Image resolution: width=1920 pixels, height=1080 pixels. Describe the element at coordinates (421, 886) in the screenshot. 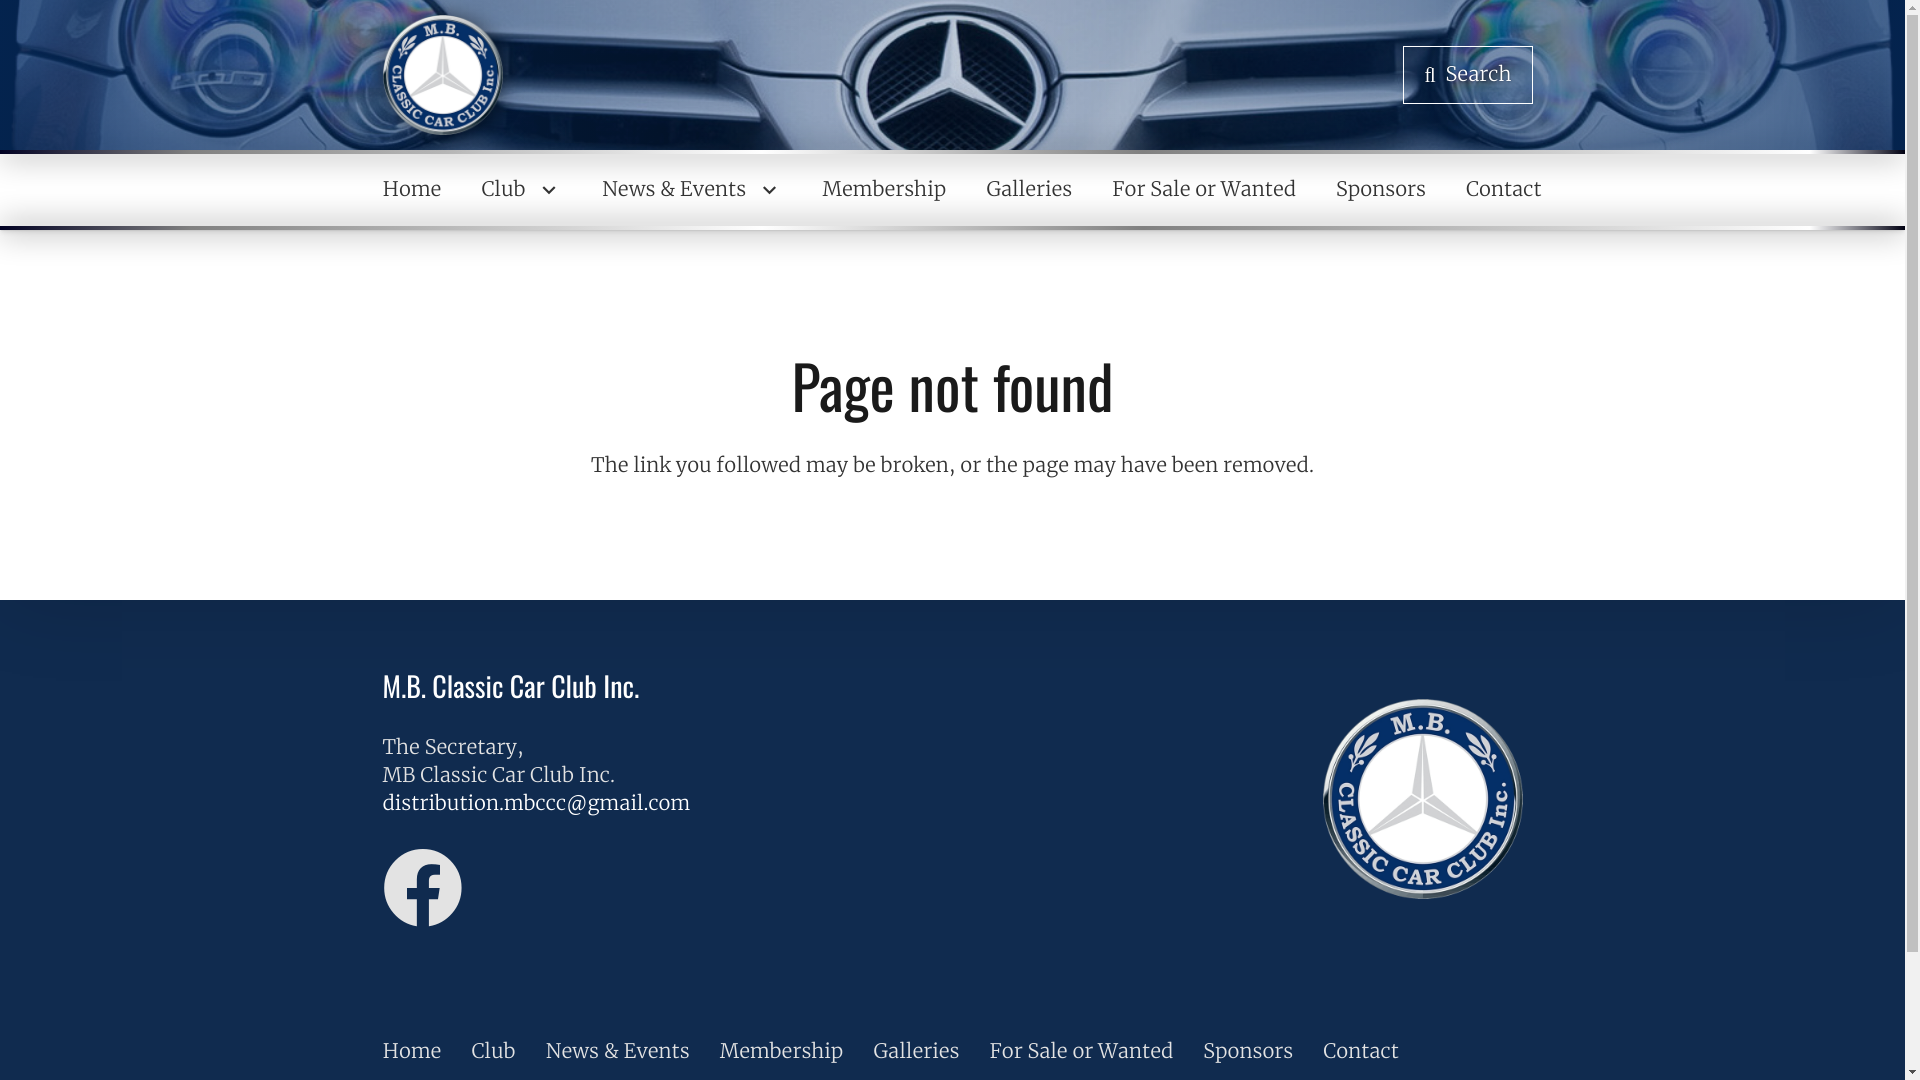

I see `'Facebook'` at that location.